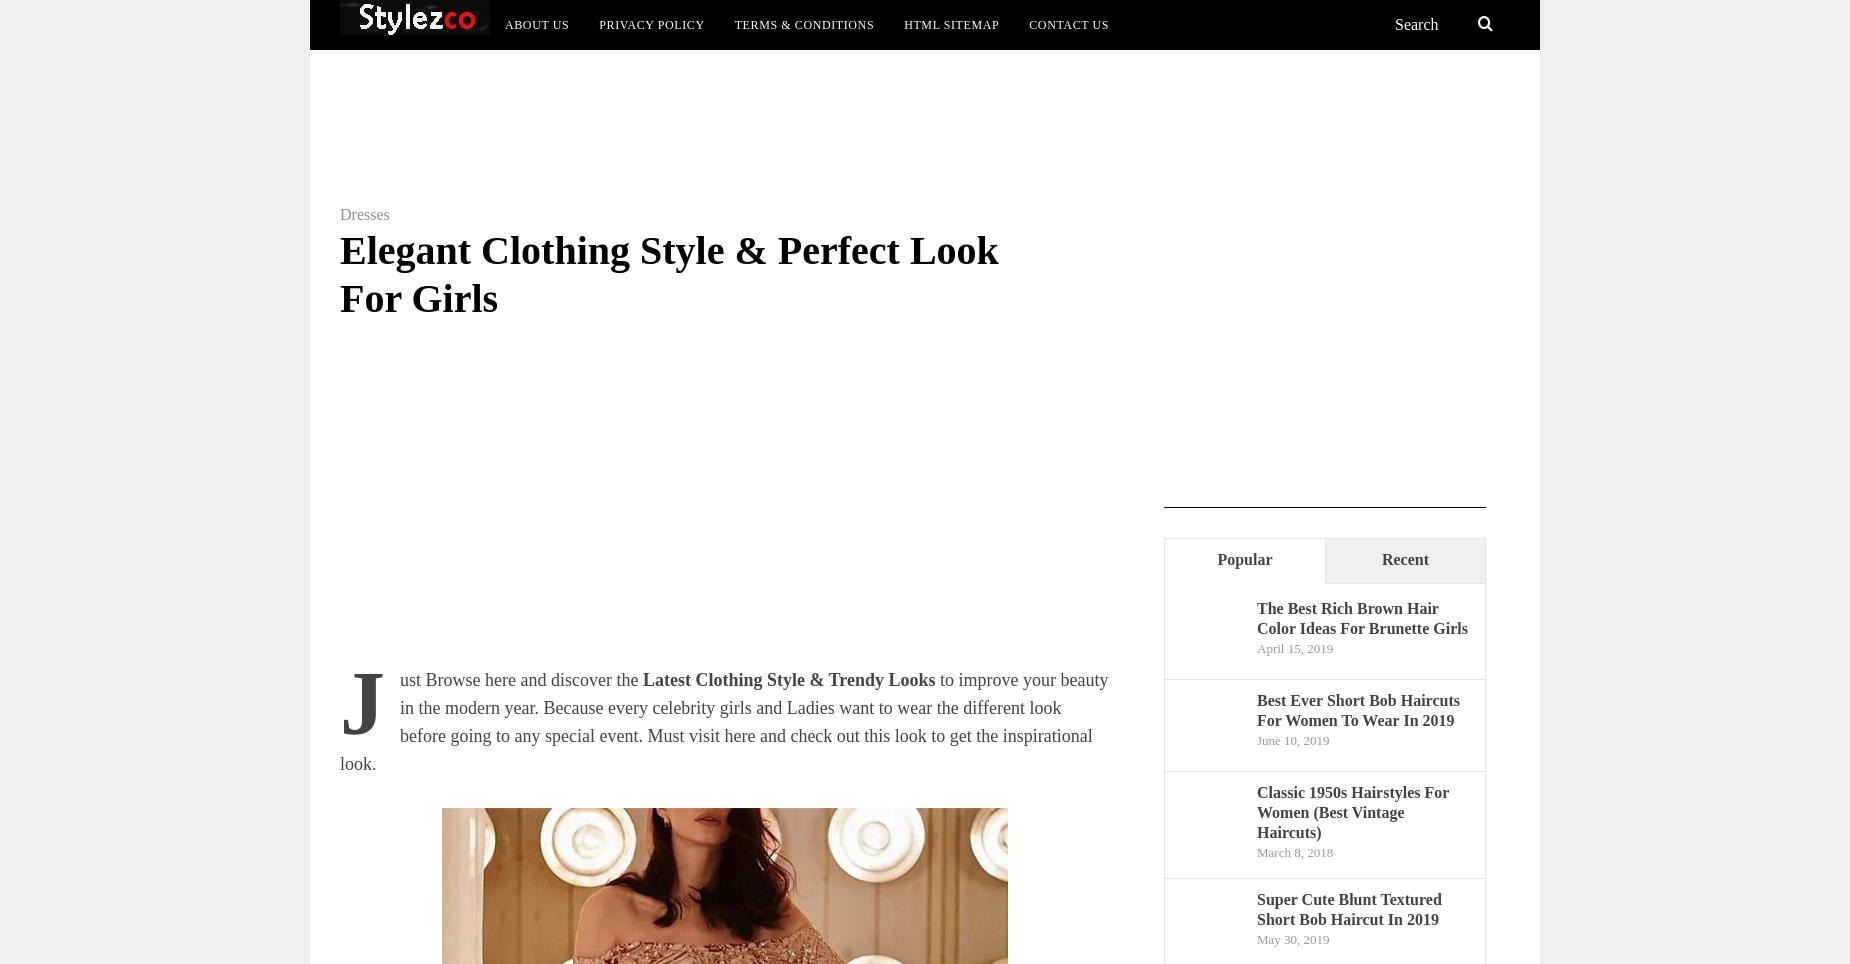 The width and height of the screenshot is (1850, 964). What do you see at coordinates (1089, 141) in the screenshot?
I see `'Celebrity Hairstyles'` at bounding box center [1089, 141].